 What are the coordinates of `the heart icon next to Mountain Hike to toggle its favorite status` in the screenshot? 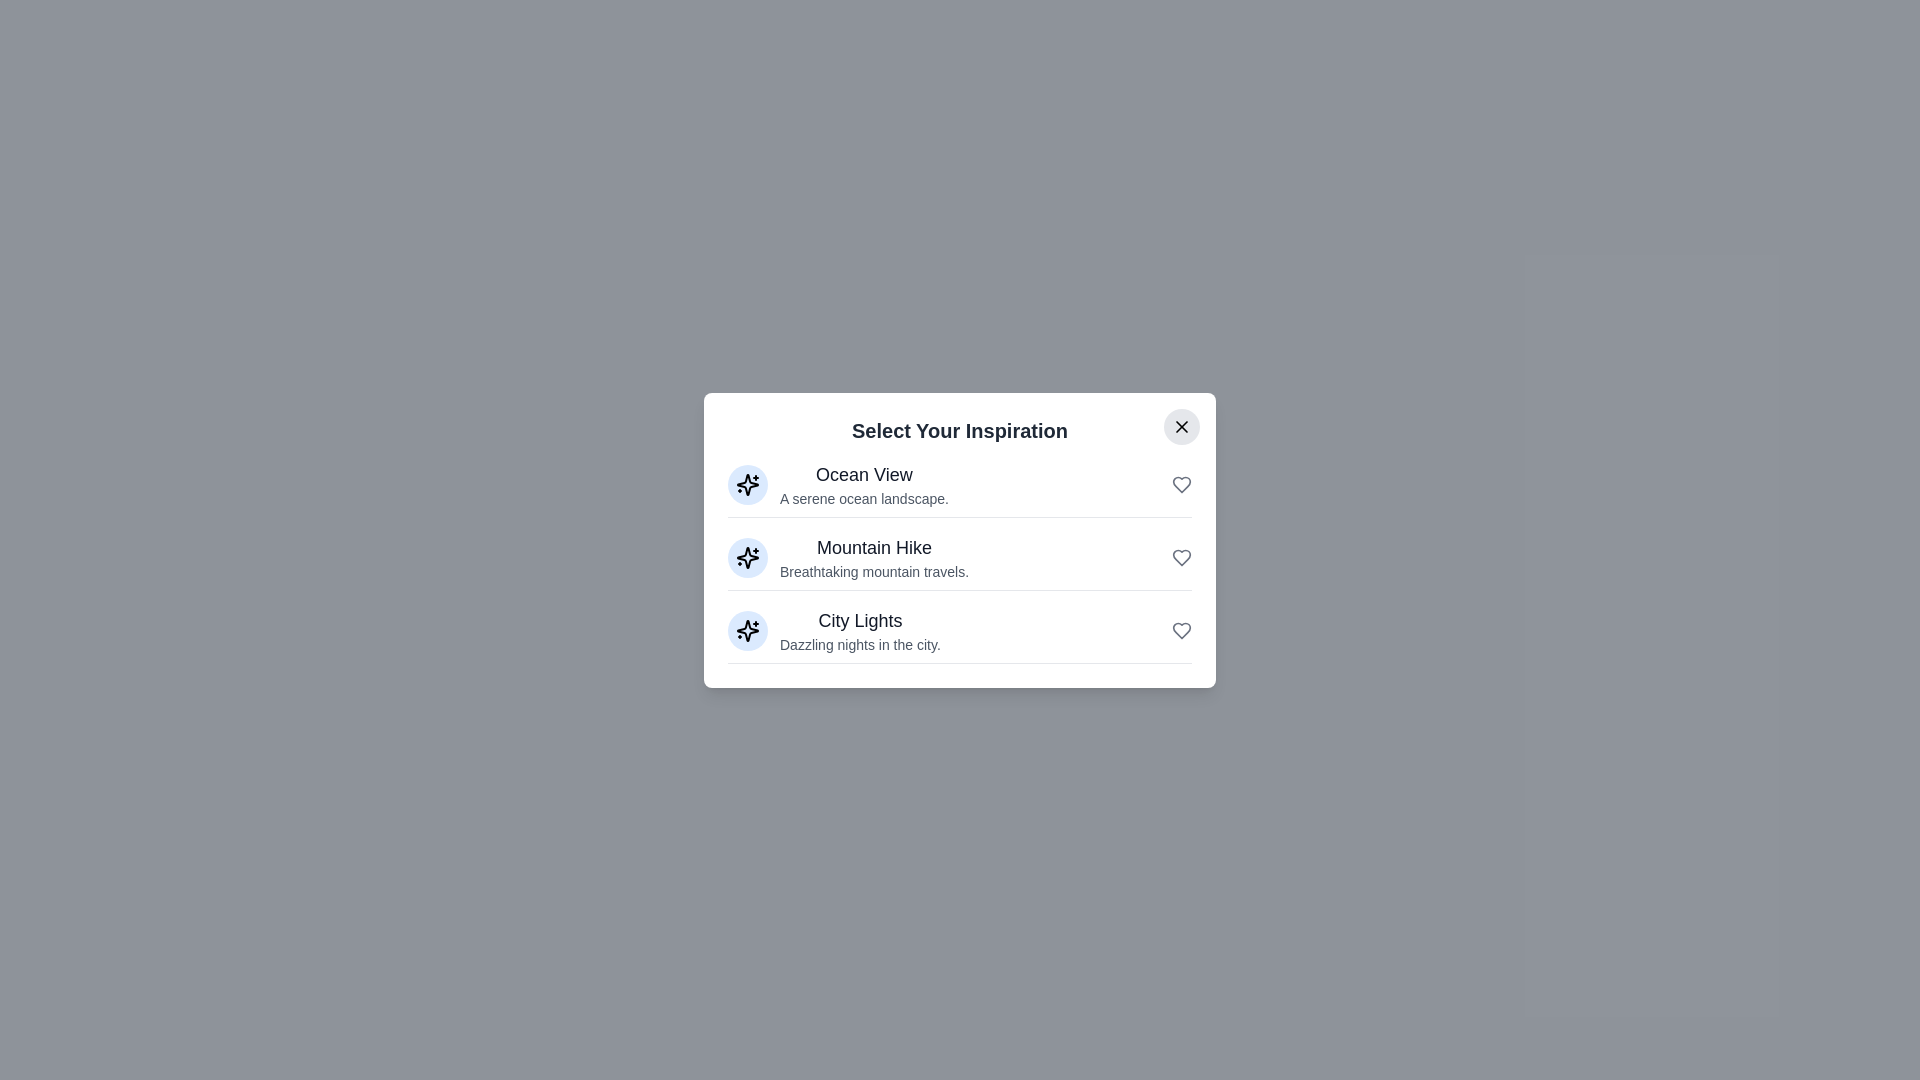 It's located at (1181, 557).